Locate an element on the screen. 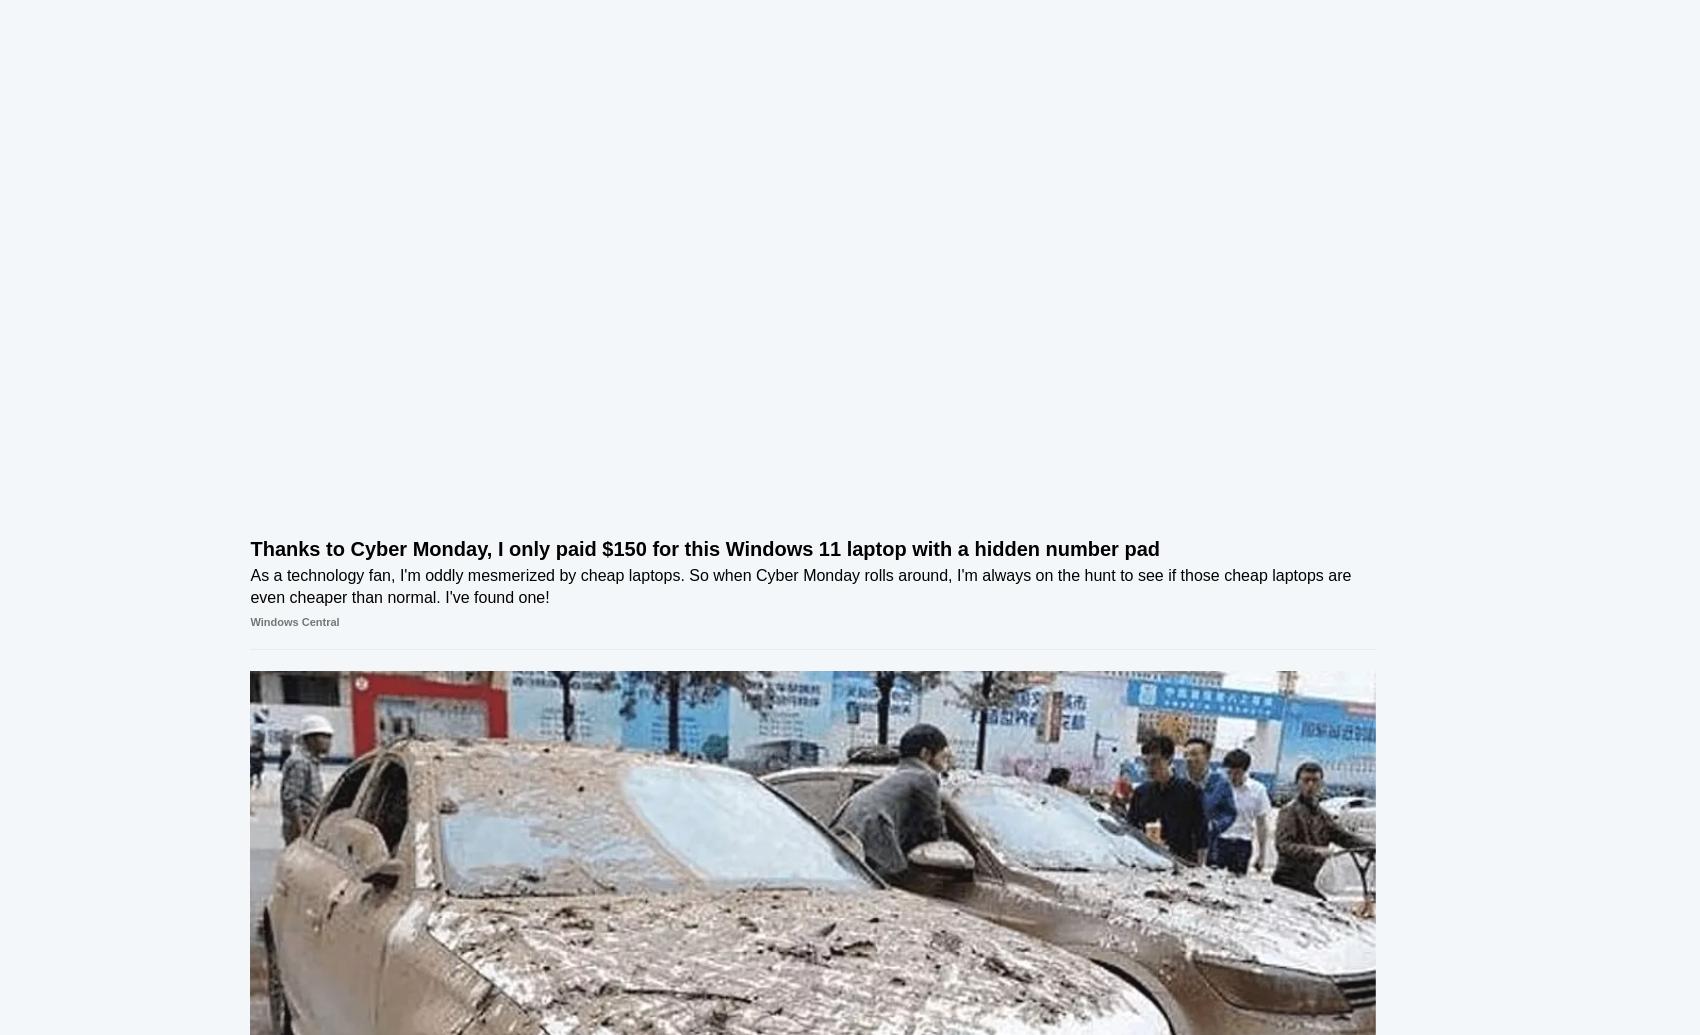 Image resolution: width=1700 pixels, height=1035 pixels. 'Today at 10:35 AM' is located at coordinates (1315, 169).